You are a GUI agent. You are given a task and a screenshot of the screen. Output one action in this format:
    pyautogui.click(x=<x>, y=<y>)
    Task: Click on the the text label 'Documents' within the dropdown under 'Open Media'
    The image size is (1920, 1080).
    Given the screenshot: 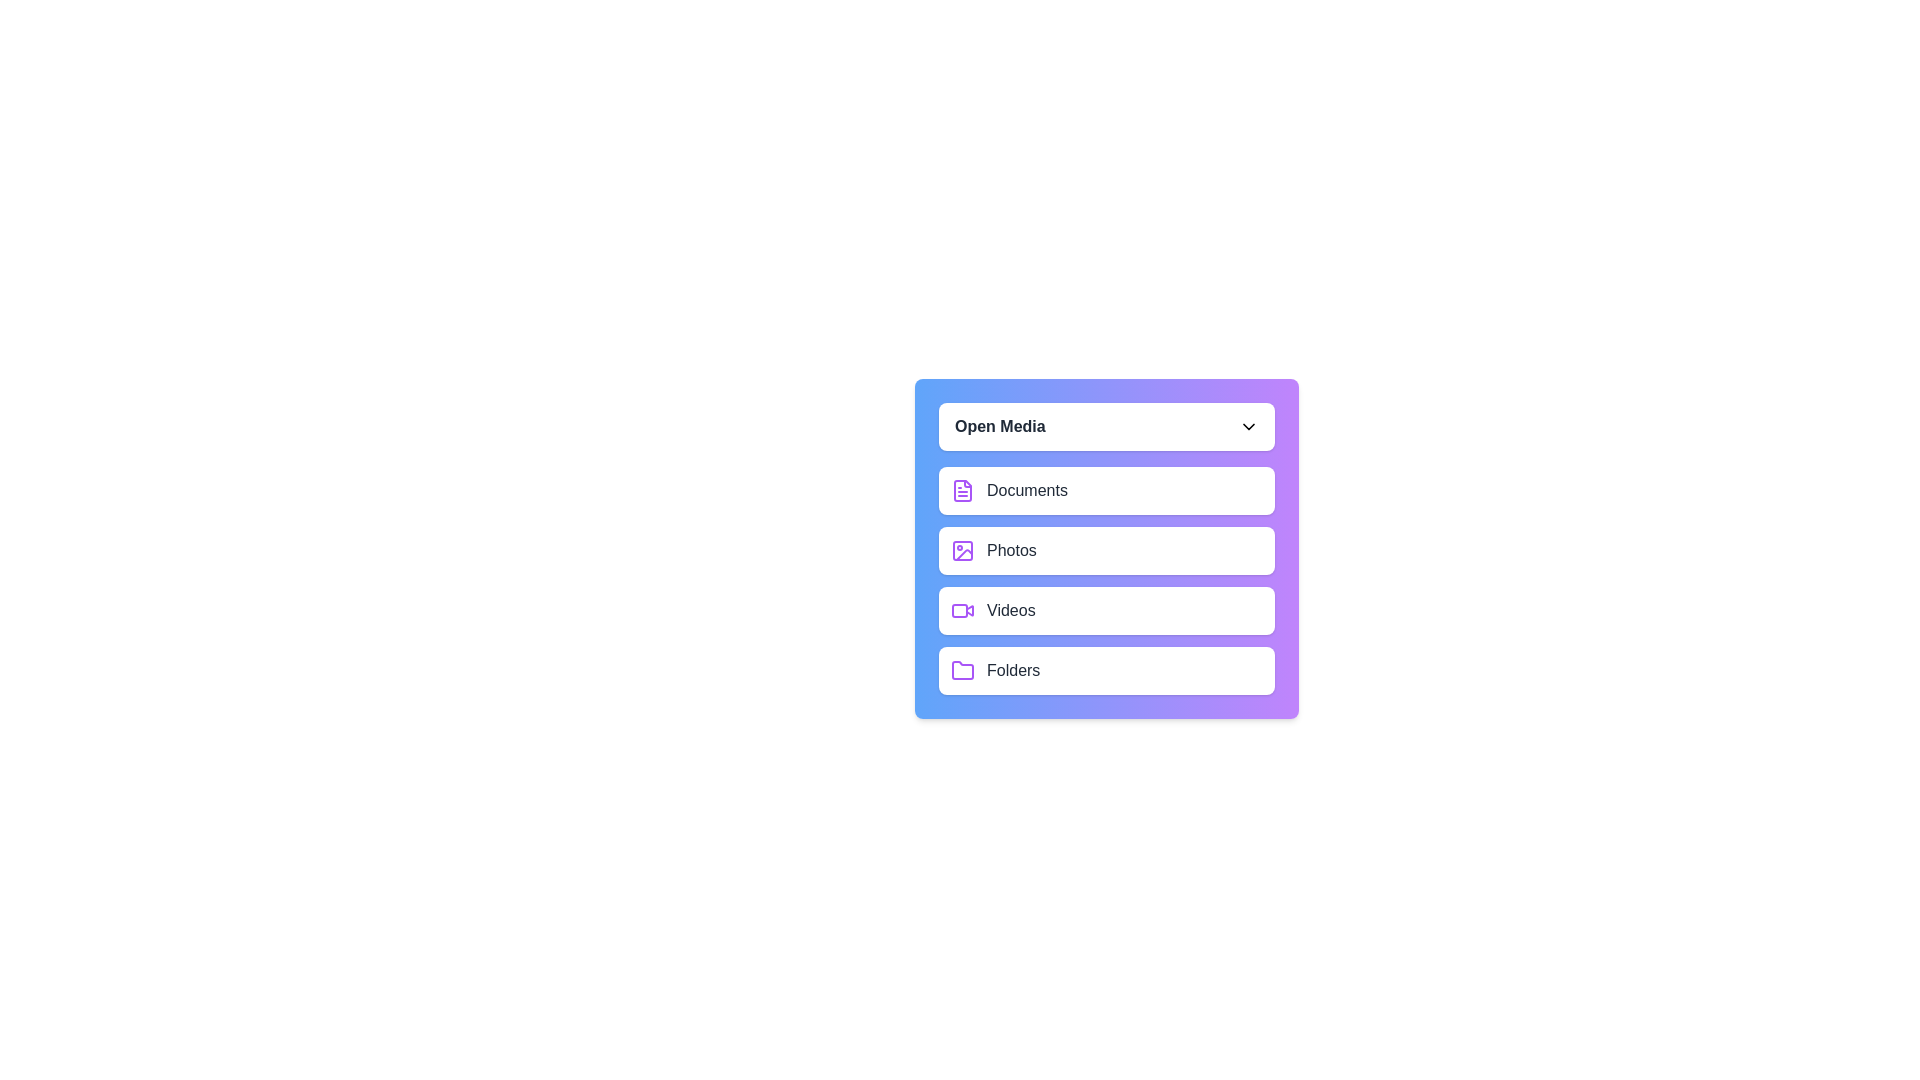 What is the action you would take?
    pyautogui.click(x=1027, y=490)
    